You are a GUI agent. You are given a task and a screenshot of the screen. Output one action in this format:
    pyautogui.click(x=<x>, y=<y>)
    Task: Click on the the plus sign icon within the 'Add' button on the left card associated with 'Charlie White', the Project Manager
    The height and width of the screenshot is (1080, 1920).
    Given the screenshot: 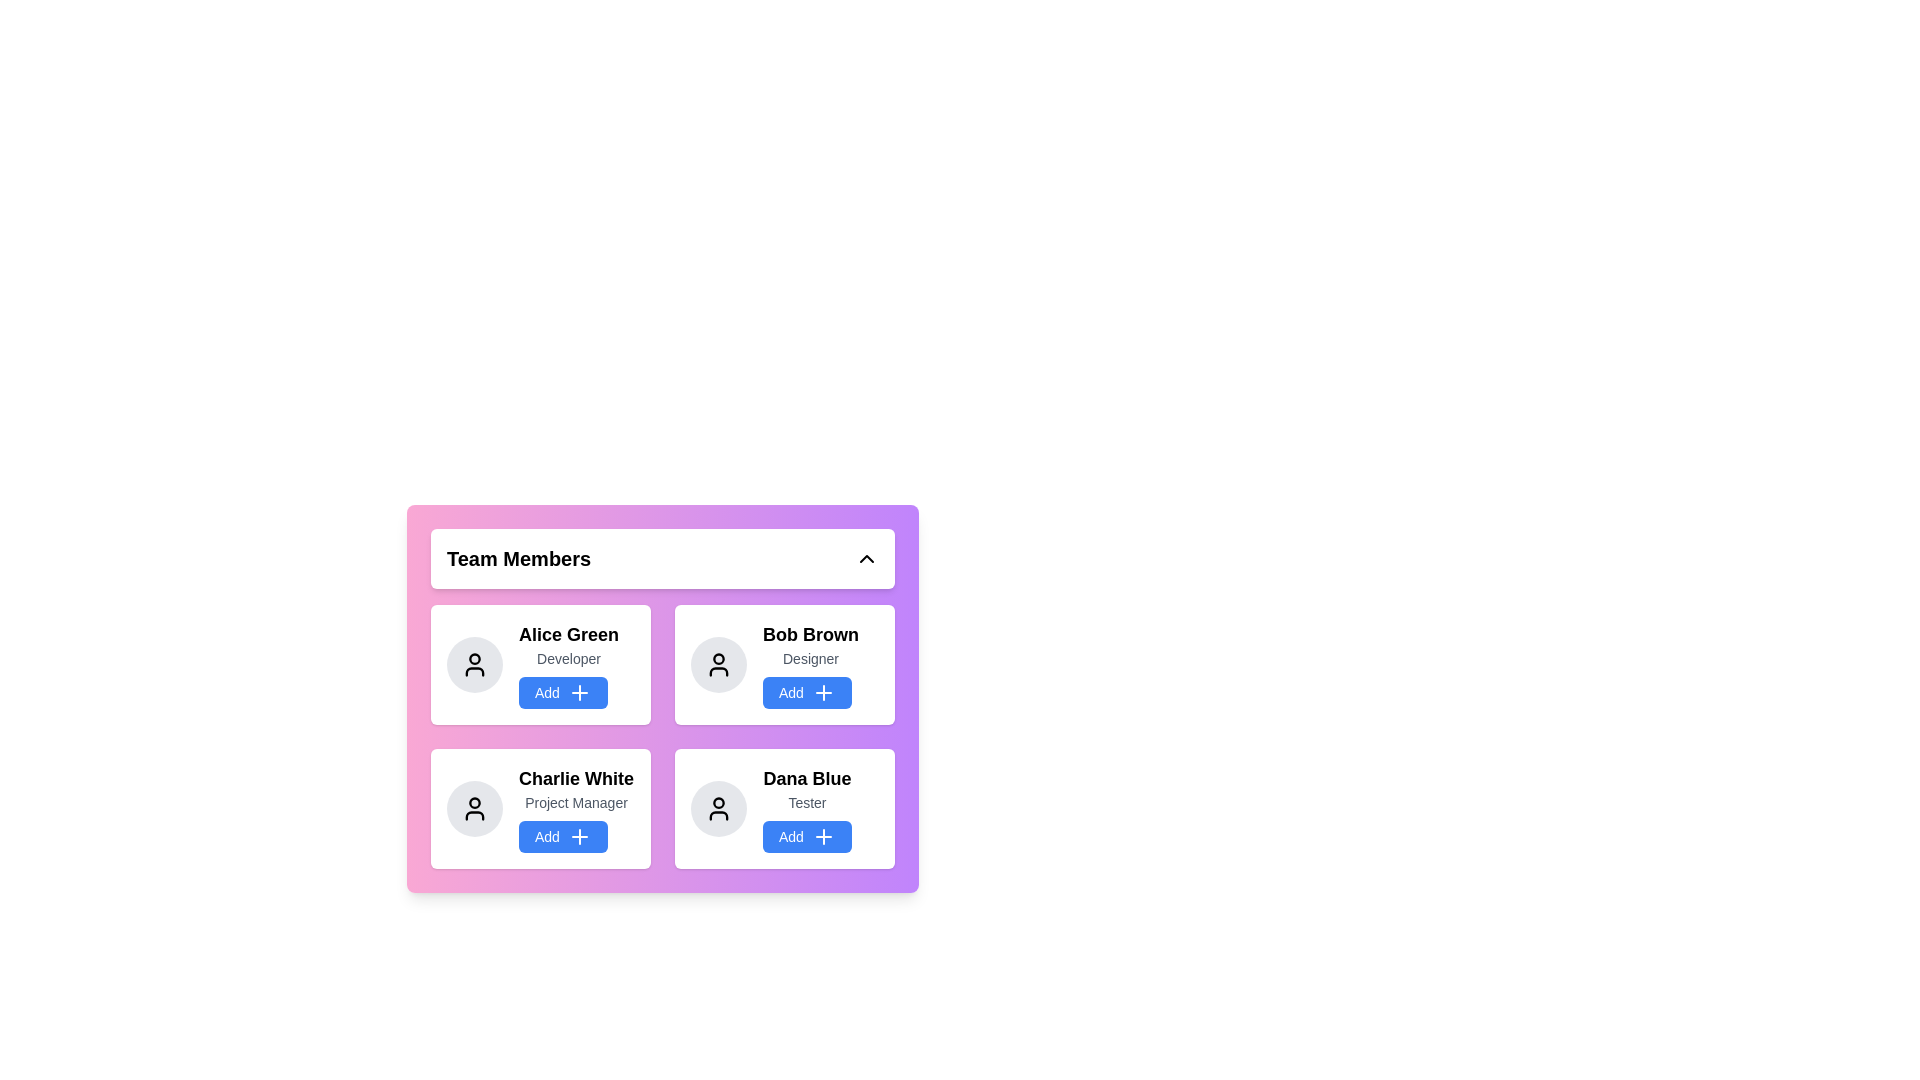 What is the action you would take?
    pyautogui.click(x=578, y=837)
    